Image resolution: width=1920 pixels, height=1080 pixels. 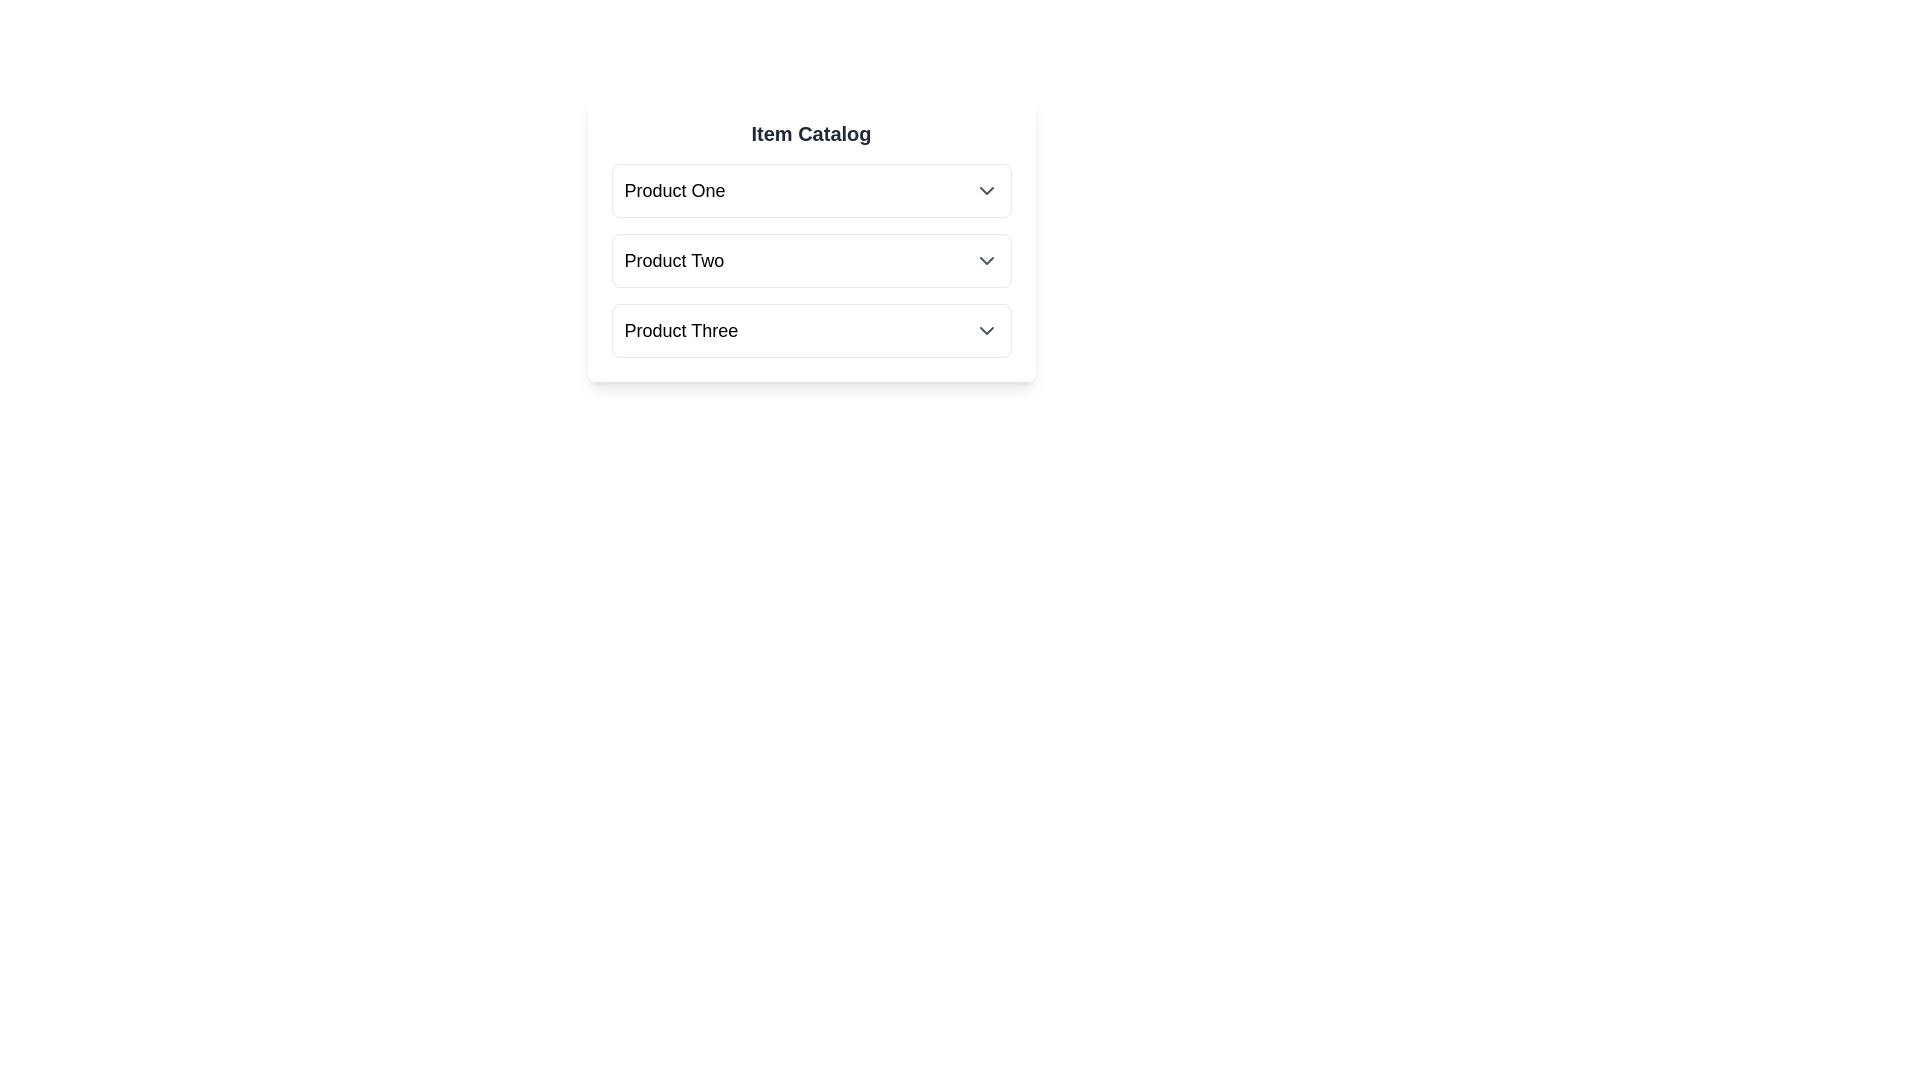 I want to click on the 'Item Catalog' title located at the center of the component, so click(x=811, y=134).